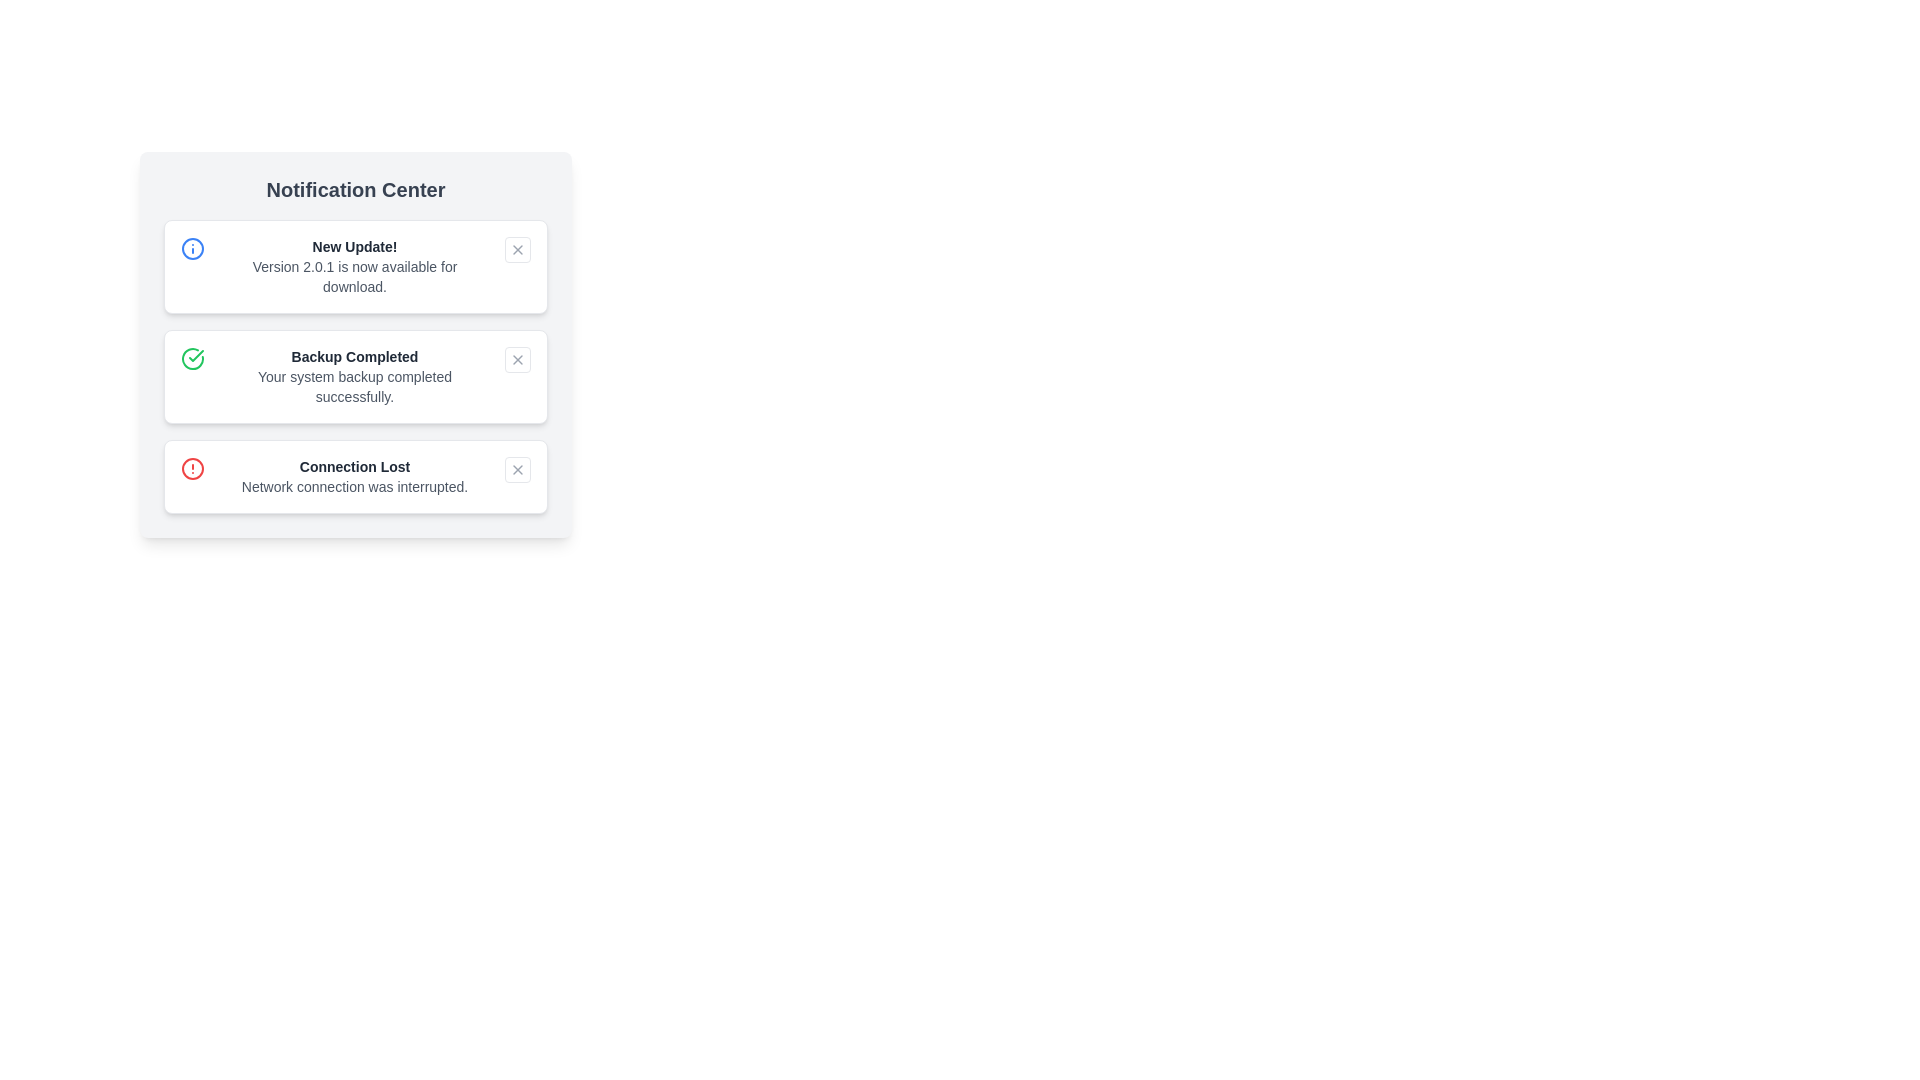  Describe the element at coordinates (518, 470) in the screenshot. I see `the dismissal button located in the top-right corner of the notification card labeled 'Connection Lost'` at that location.